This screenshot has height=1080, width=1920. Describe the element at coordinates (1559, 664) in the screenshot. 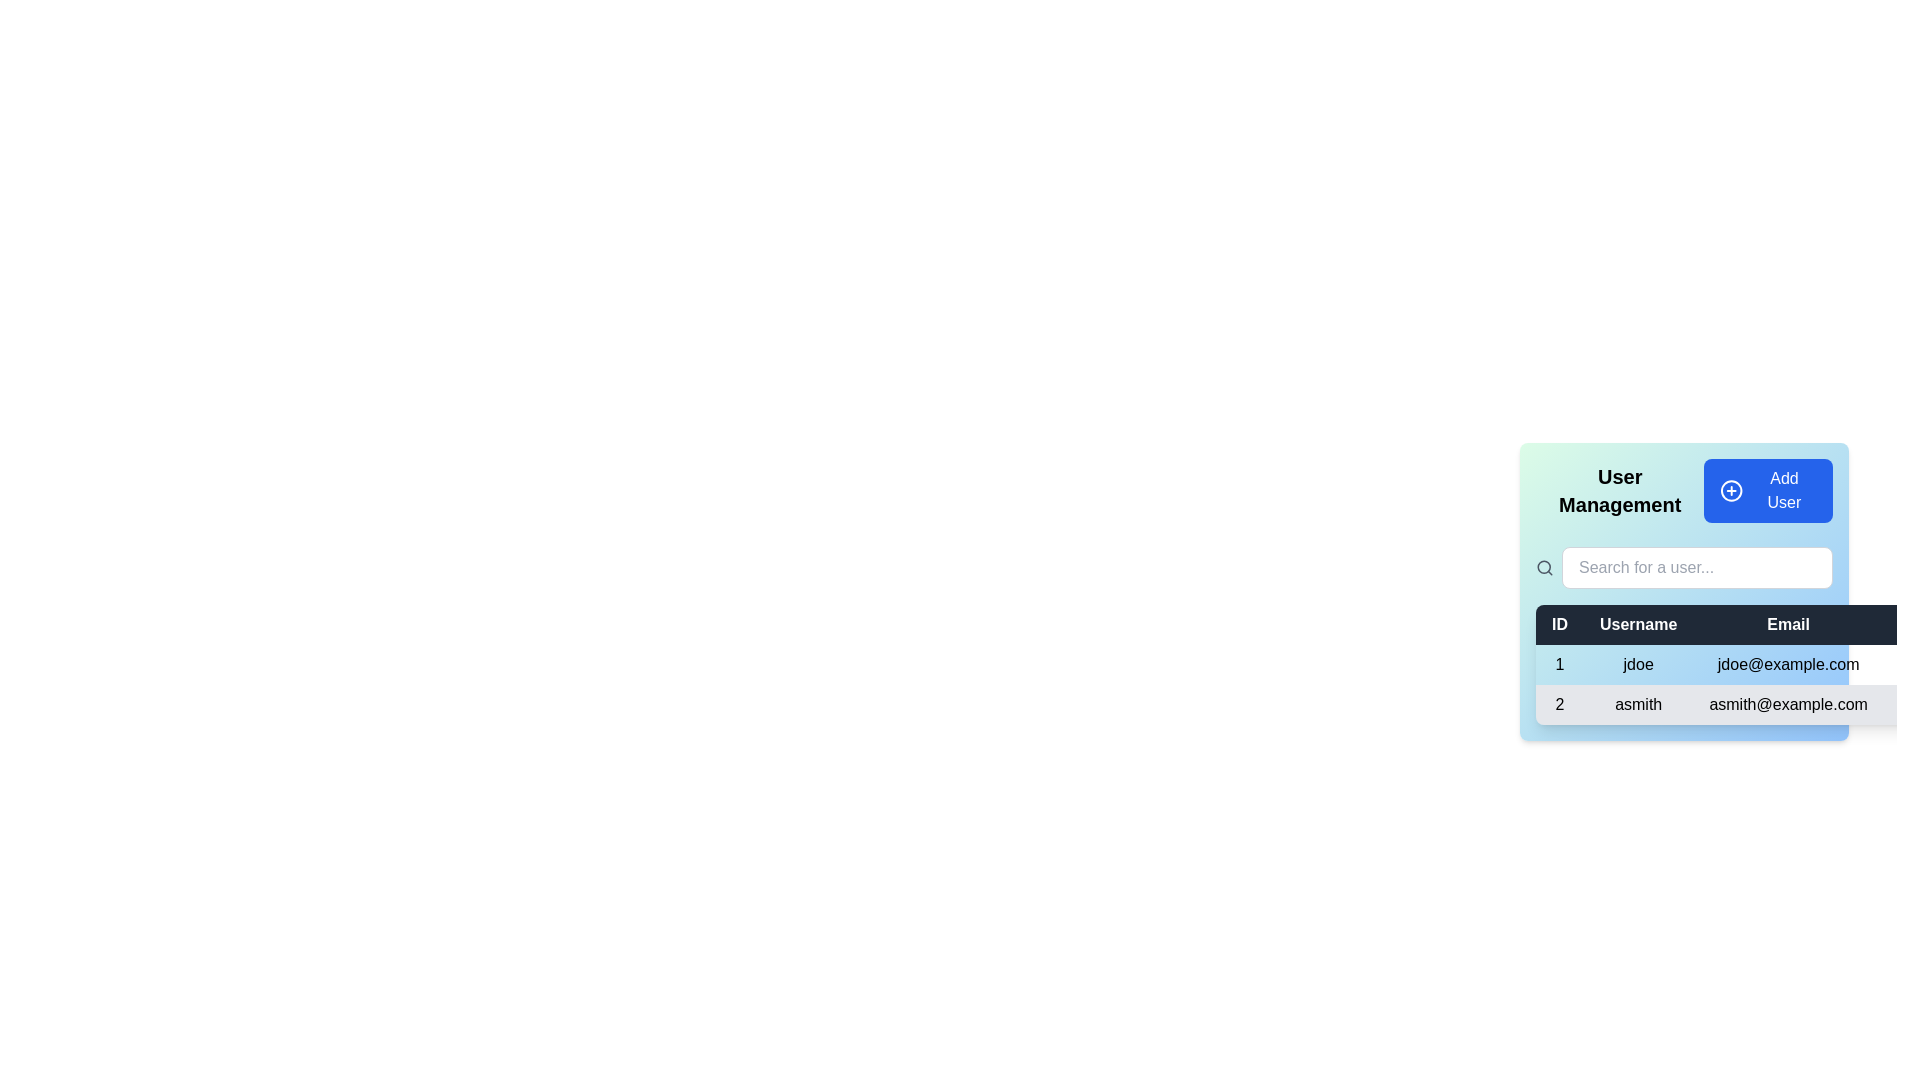

I see `the text label displaying the numeral '1' located in the 'ID' column of the first row in a tabulated layout` at that location.